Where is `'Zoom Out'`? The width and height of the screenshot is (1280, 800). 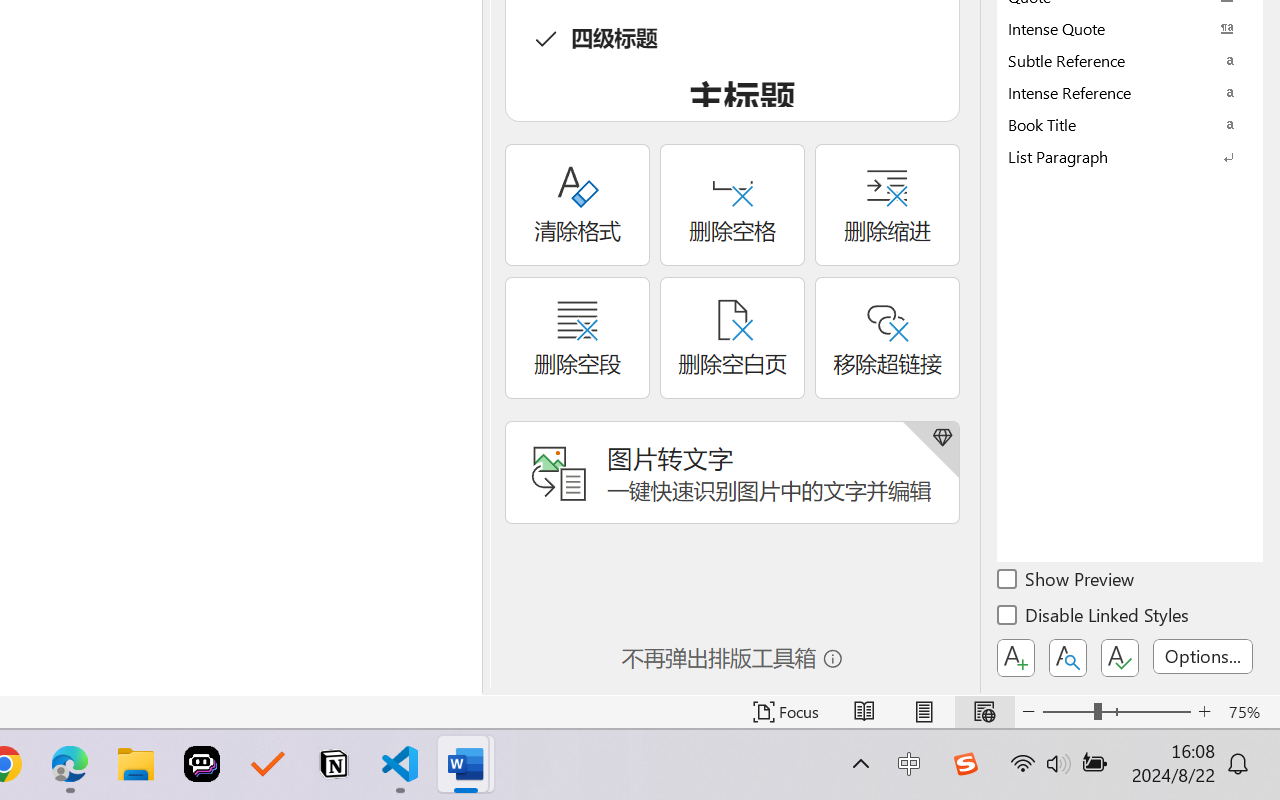 'Zoom Out' is located at coordinates (1067, 711).